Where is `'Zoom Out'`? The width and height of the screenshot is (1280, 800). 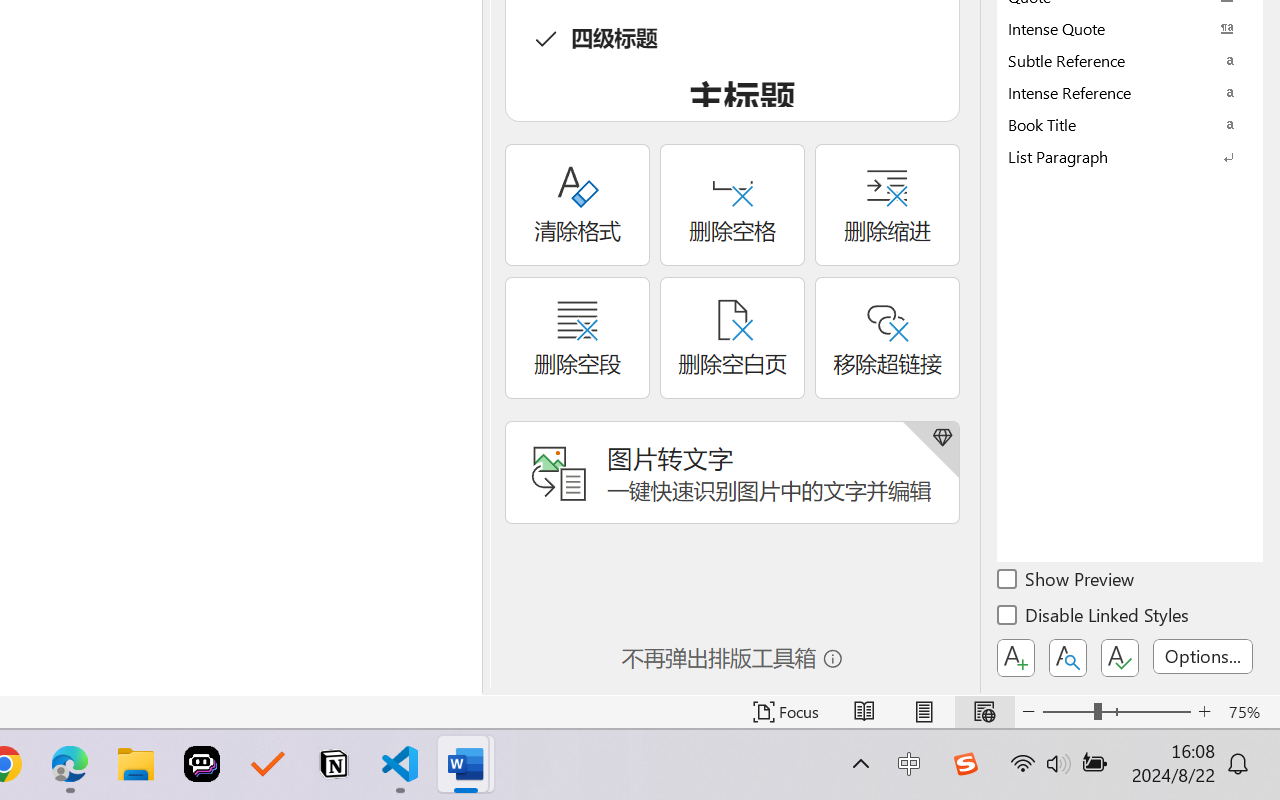 'Zoom Out' is located at coordinates (1067, 711).